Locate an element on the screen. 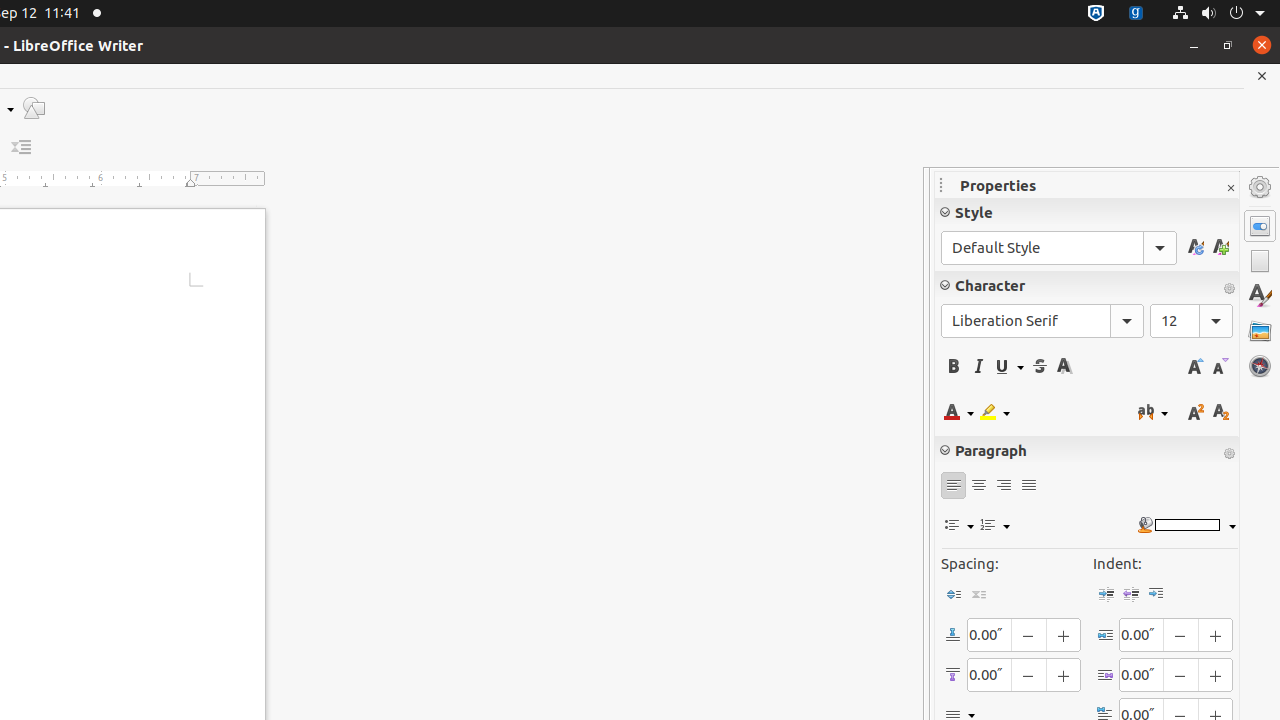 This screenshot has width=1280, height=720. 'org.kde.StatusNotifierItem-14077-1' is located at coordinates (1136, 13).